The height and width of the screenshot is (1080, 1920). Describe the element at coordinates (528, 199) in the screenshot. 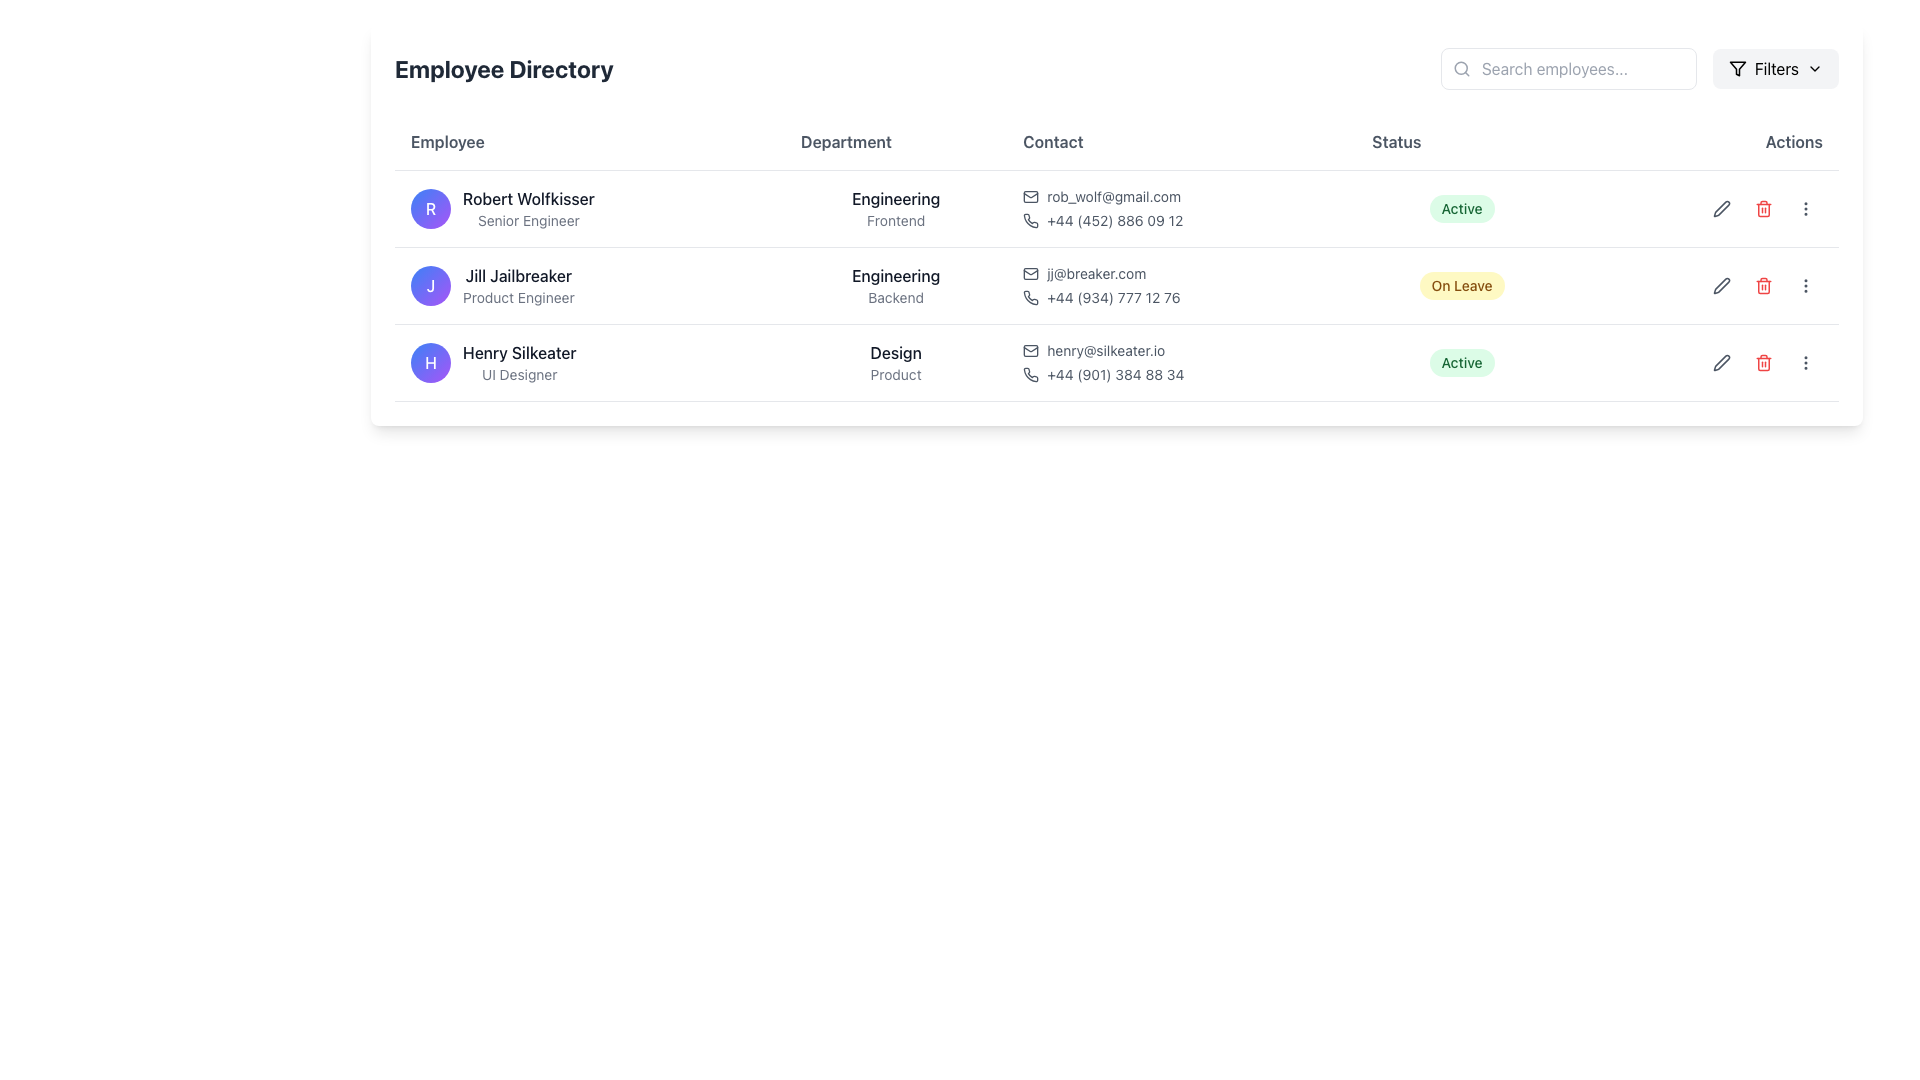

I see `text label 'Robert Wolfkisser' displayed in bold and dark gray font in the Employee Directory table under the 'Employee' column, which is the first row entry` at that location.